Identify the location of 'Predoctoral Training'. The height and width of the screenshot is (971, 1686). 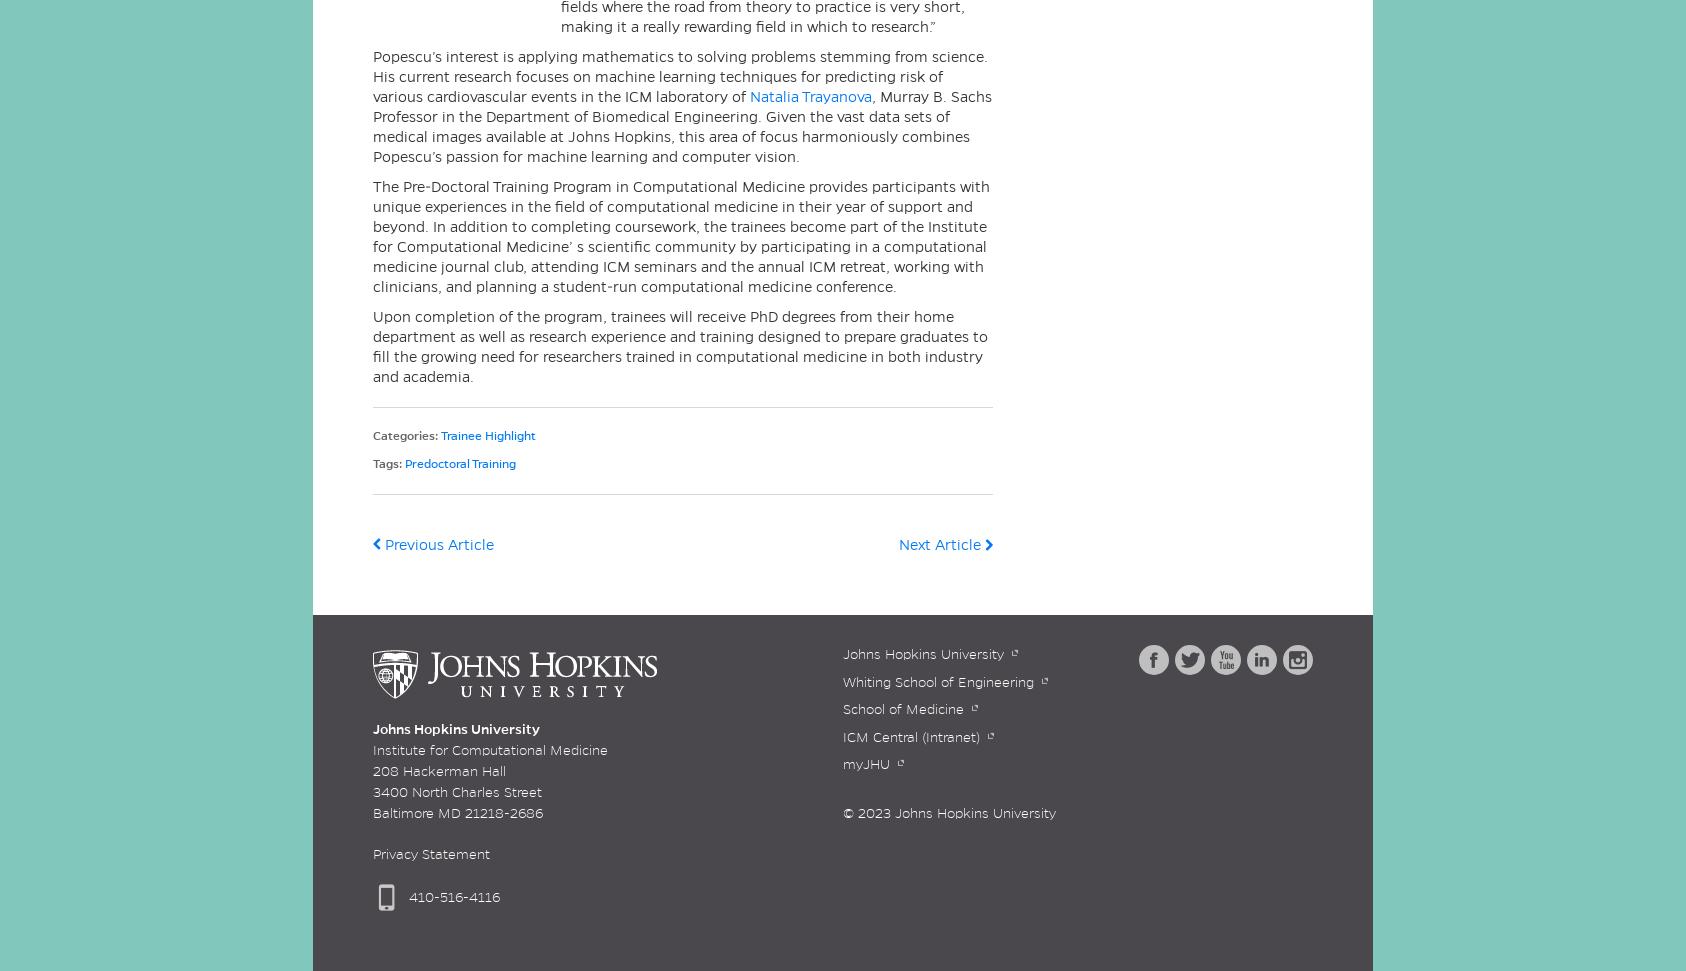
(460, 464).